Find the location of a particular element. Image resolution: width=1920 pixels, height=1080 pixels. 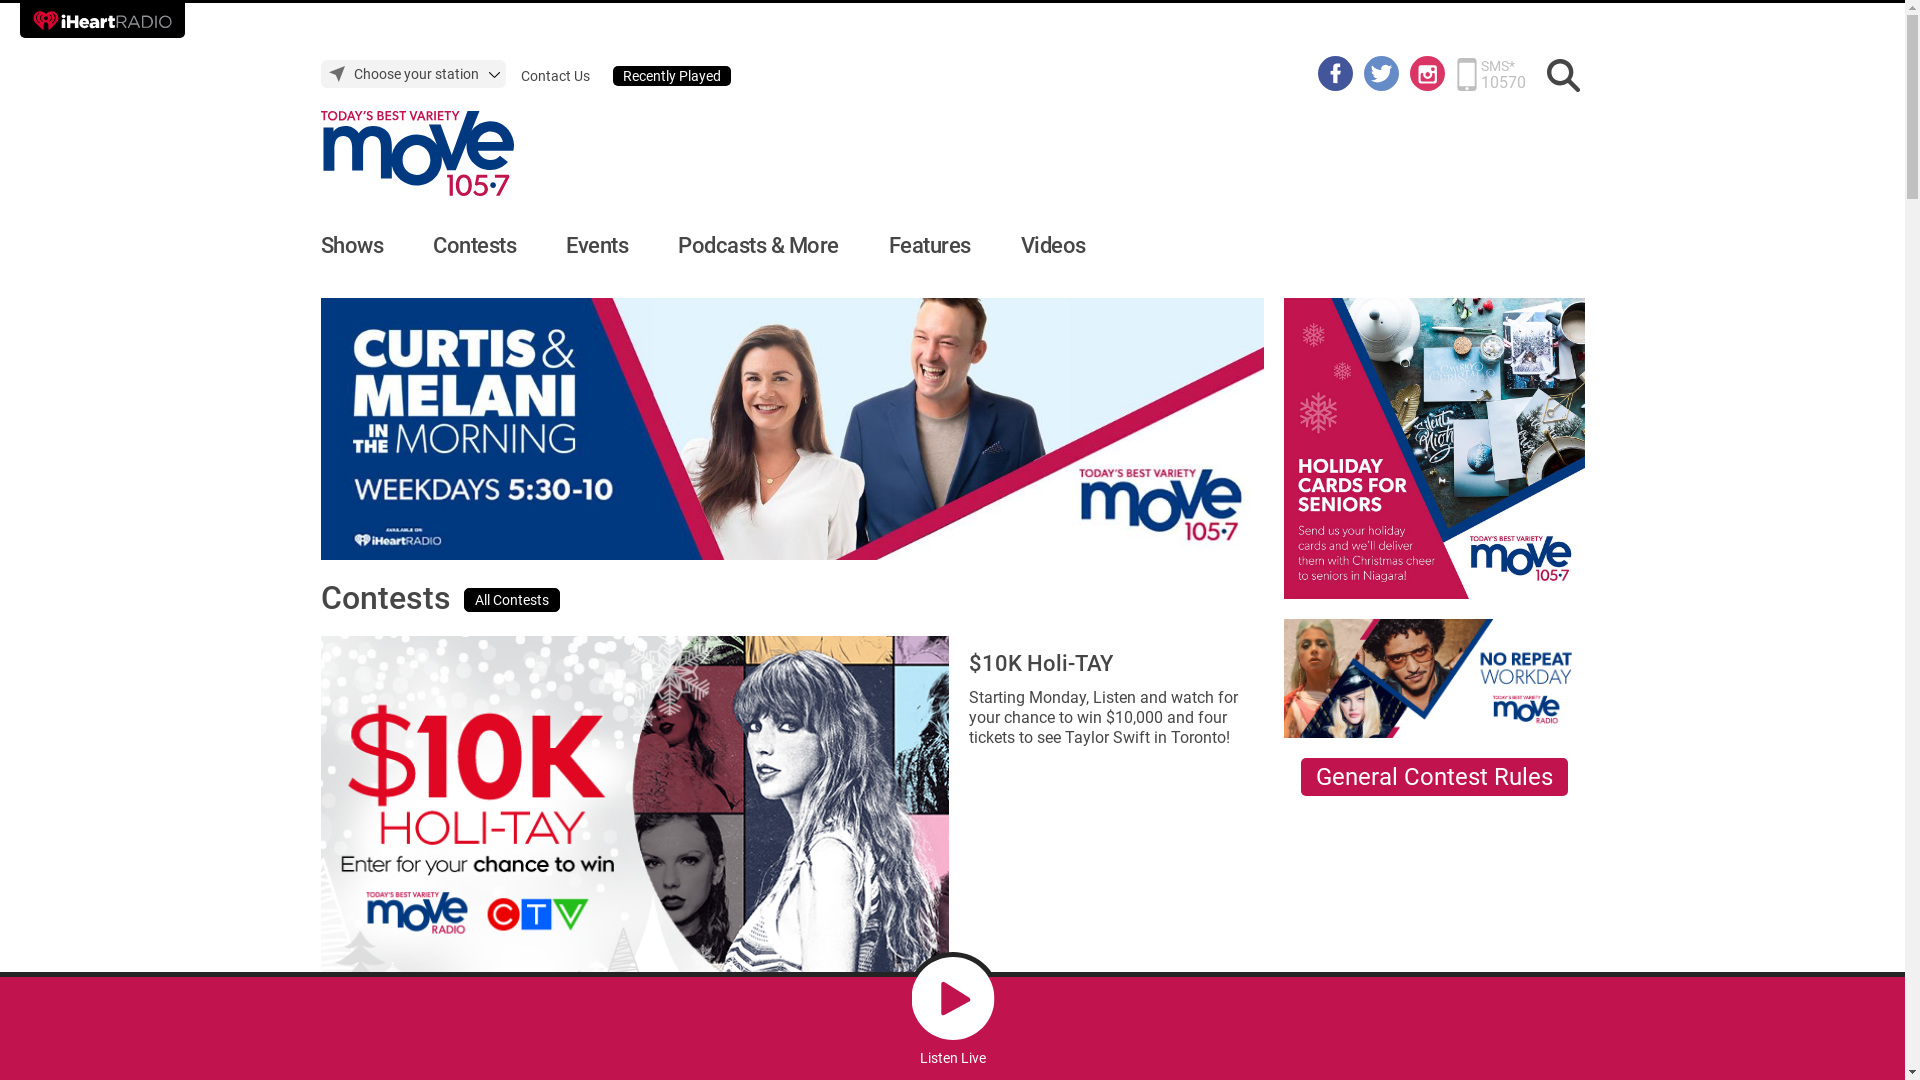

'Instagram' is located at coordinates (1426, 71).